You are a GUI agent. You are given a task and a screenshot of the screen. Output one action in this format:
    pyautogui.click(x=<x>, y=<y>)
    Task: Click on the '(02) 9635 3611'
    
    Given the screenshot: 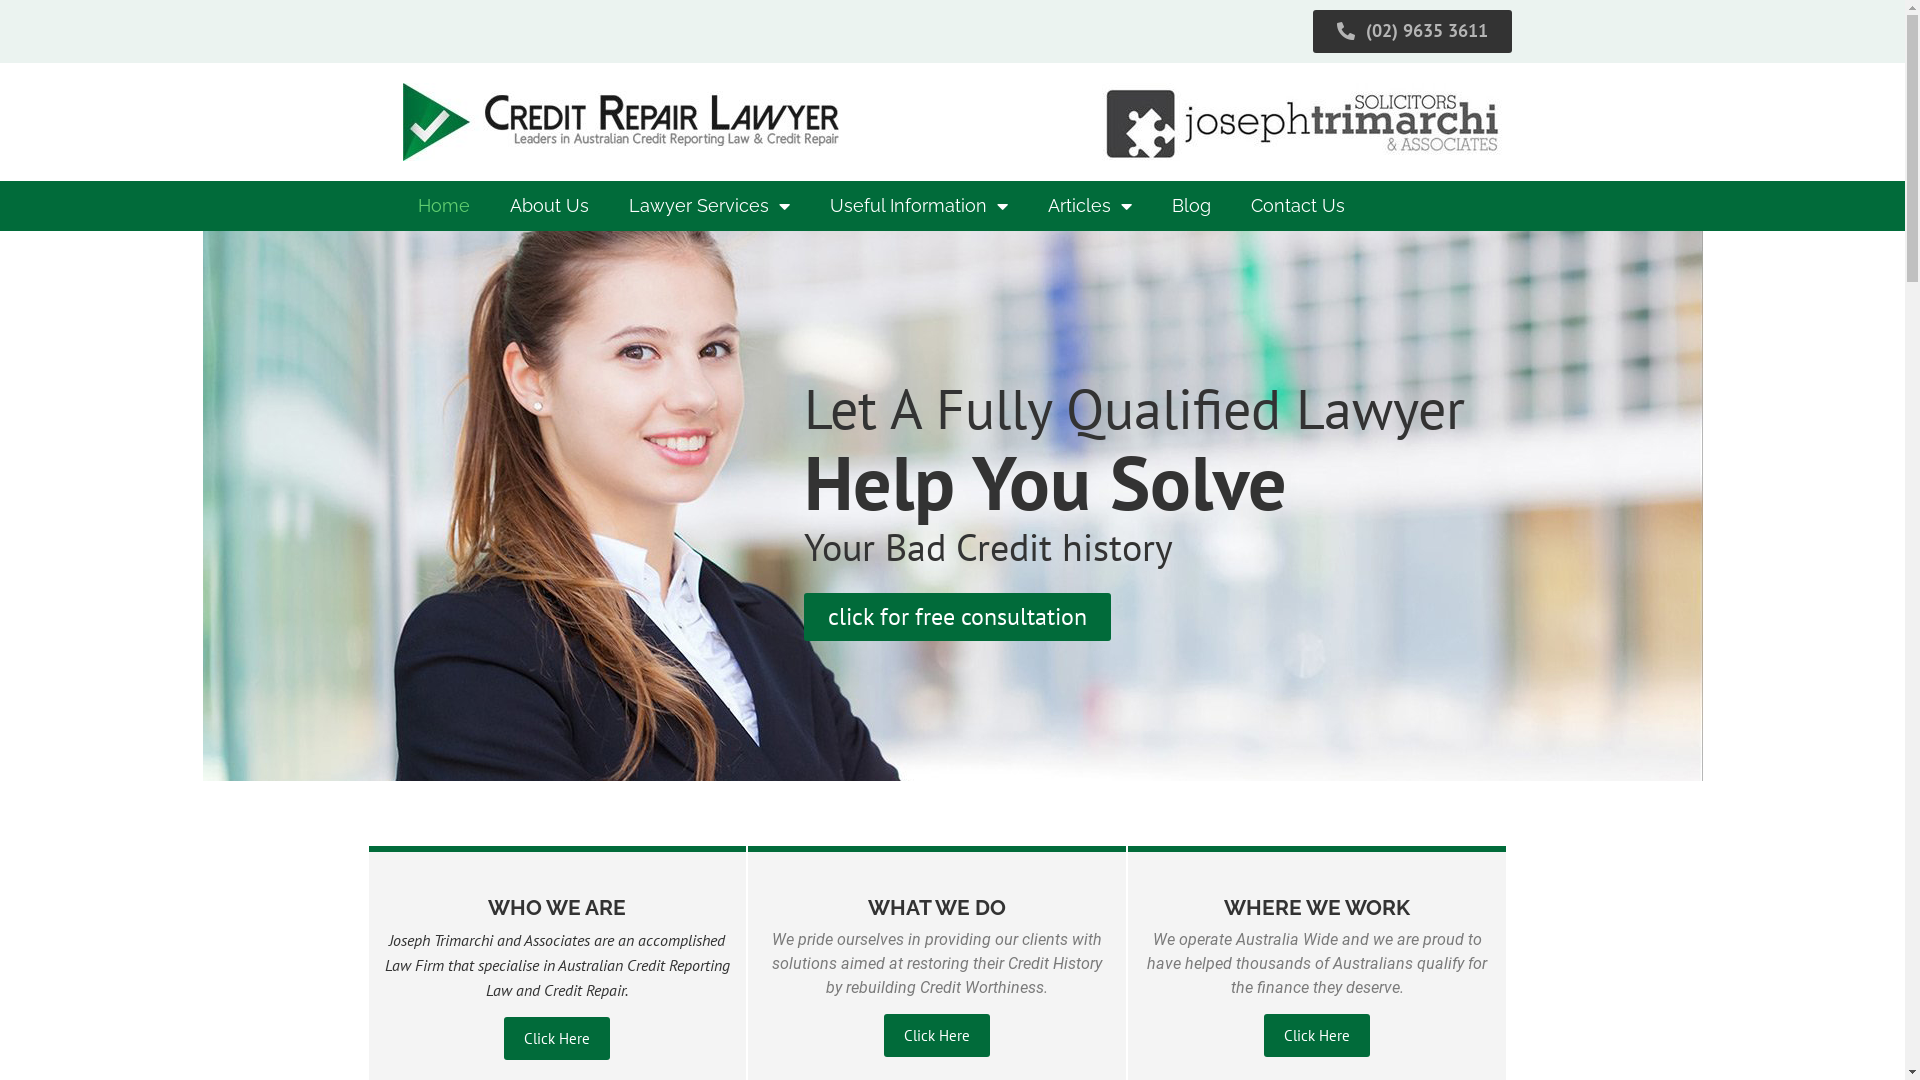 What is the action you would take?
    pyautogui.click(x=1313, y=31)
    